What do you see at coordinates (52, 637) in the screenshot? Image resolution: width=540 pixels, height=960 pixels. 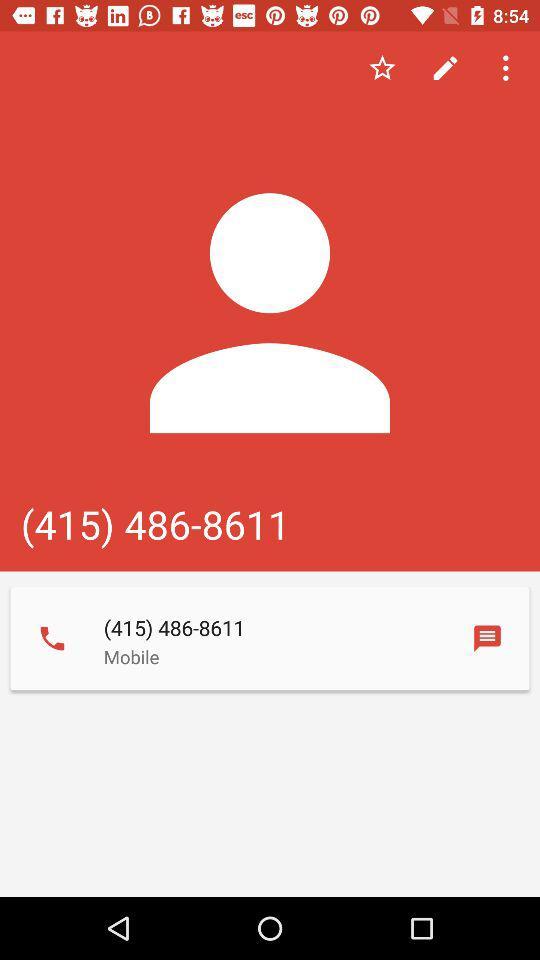 I see `the phone icon` at bounding box center [52, 637].